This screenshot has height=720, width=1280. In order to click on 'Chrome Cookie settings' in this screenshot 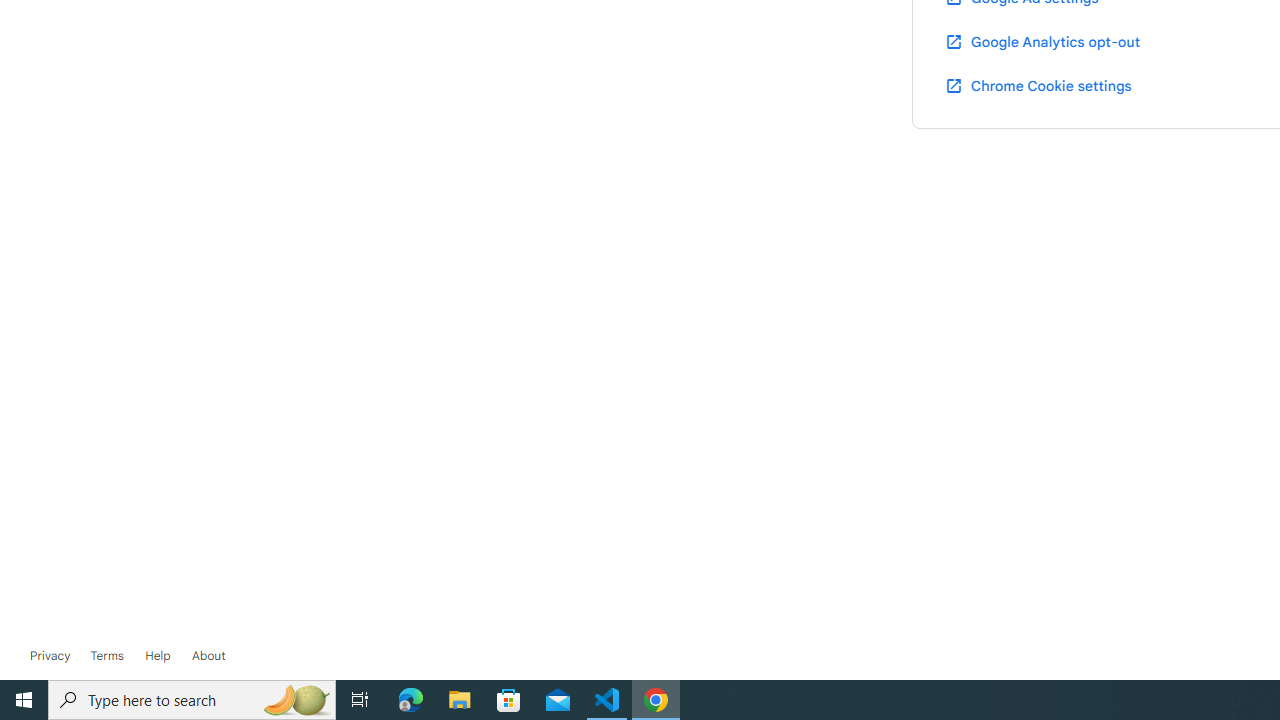, I will do `click(1038, 84)`.